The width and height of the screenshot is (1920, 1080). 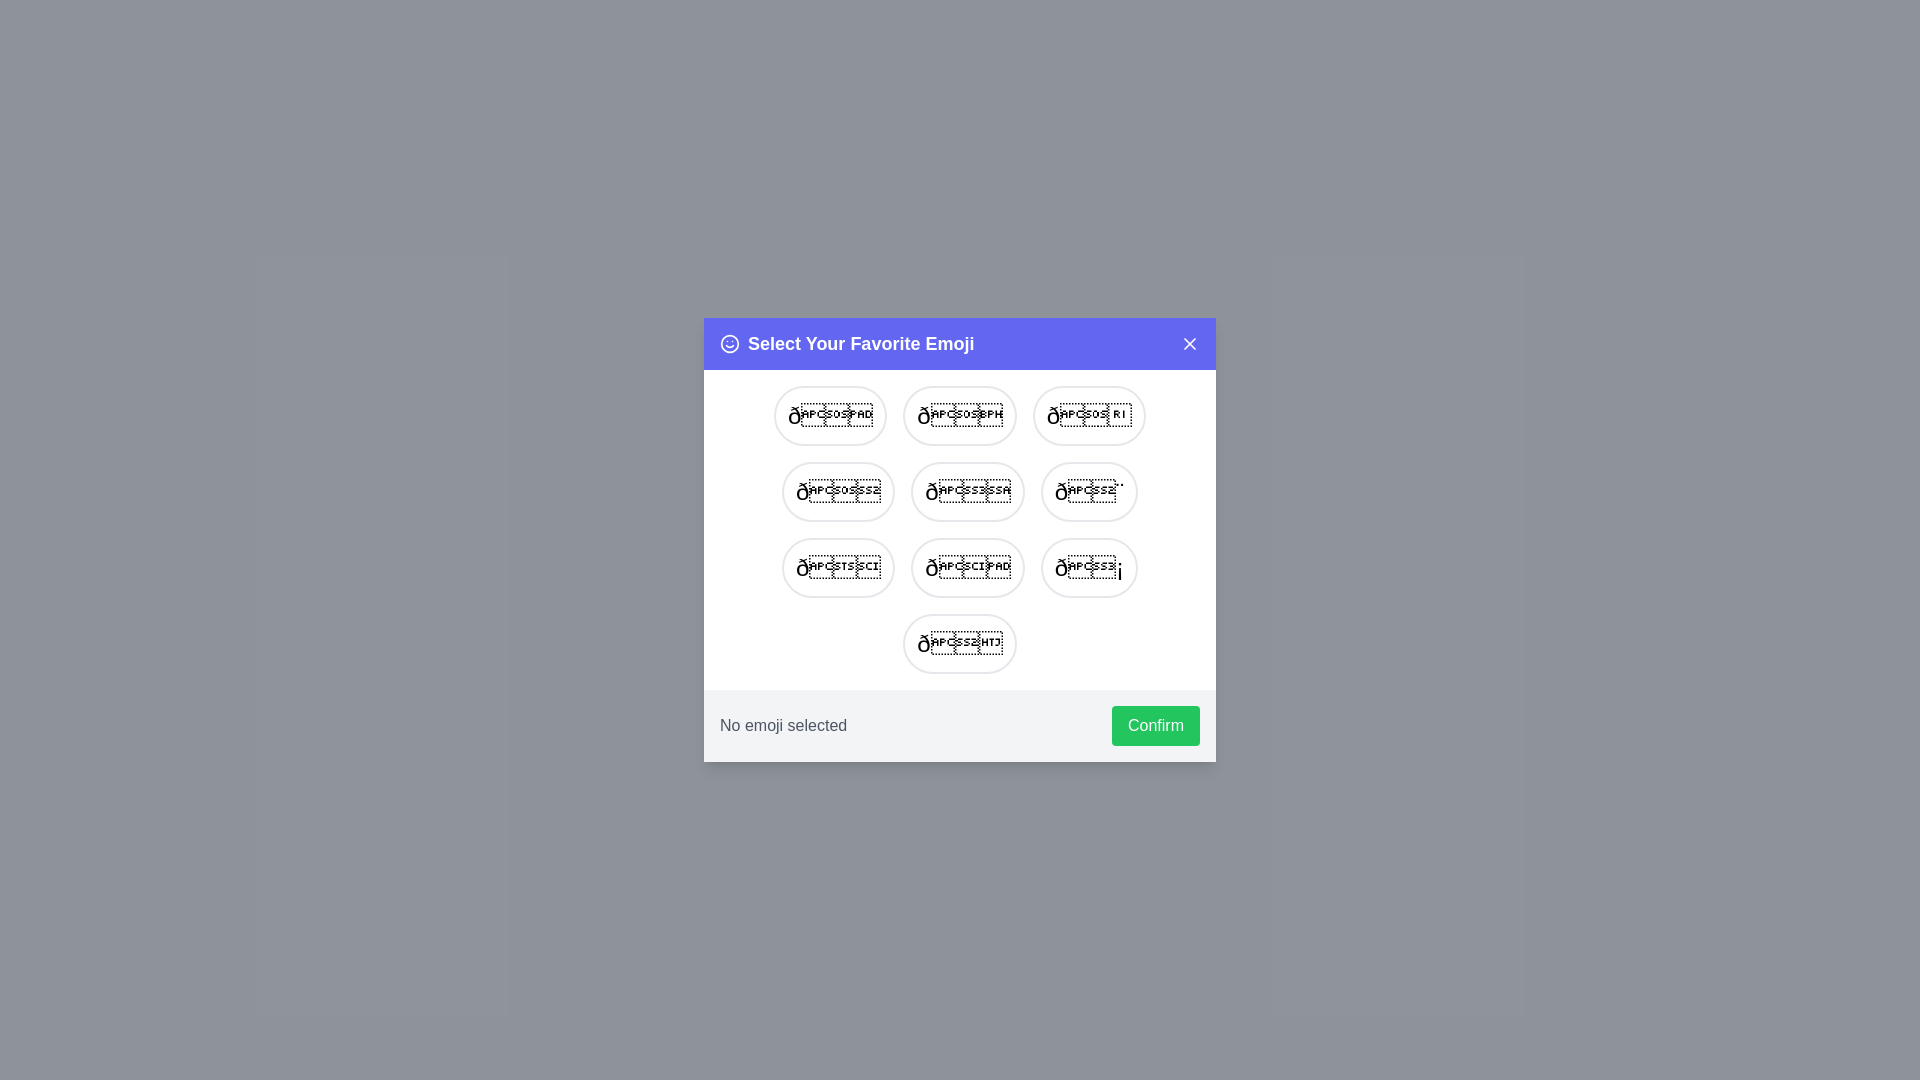 I want to click on the emoji 🎨 from the list, so click(x=1088, y=492).